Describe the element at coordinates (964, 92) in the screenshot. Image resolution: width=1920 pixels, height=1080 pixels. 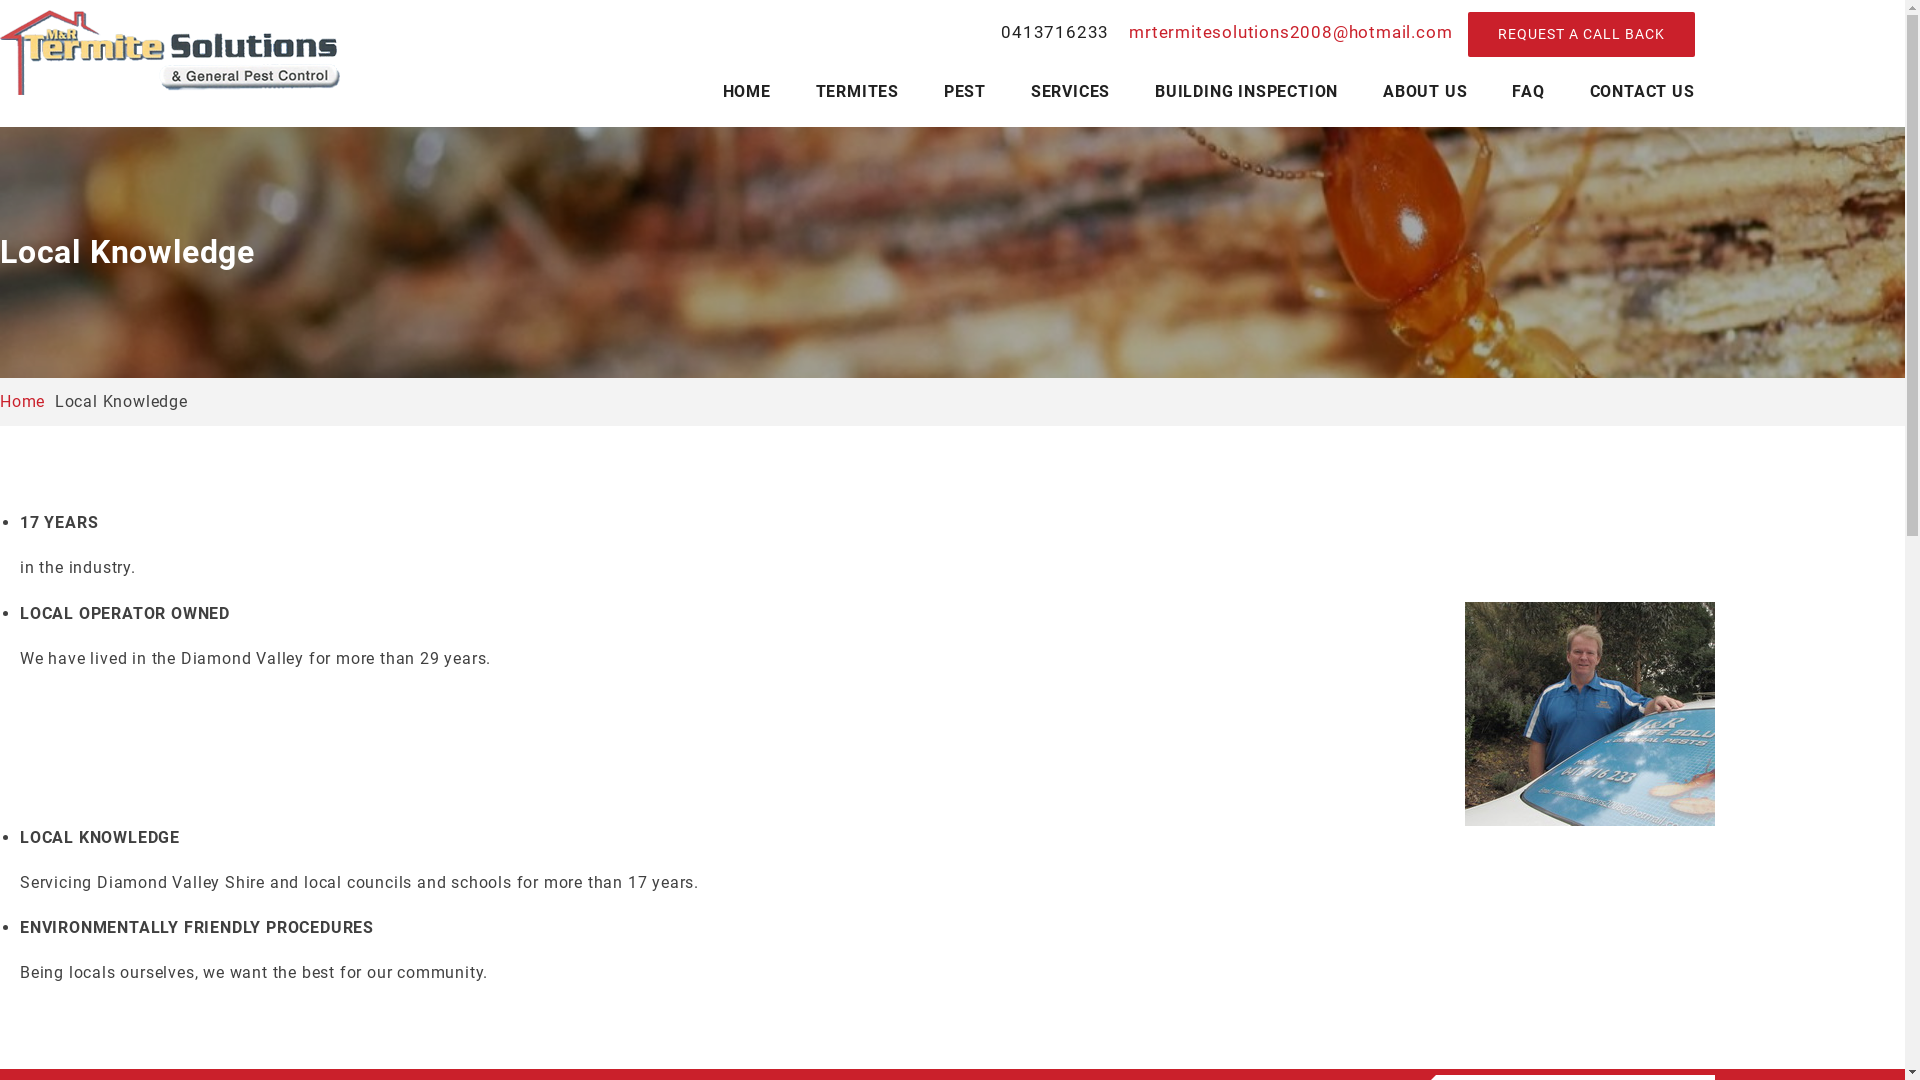
I see `'PEST'` at that location.